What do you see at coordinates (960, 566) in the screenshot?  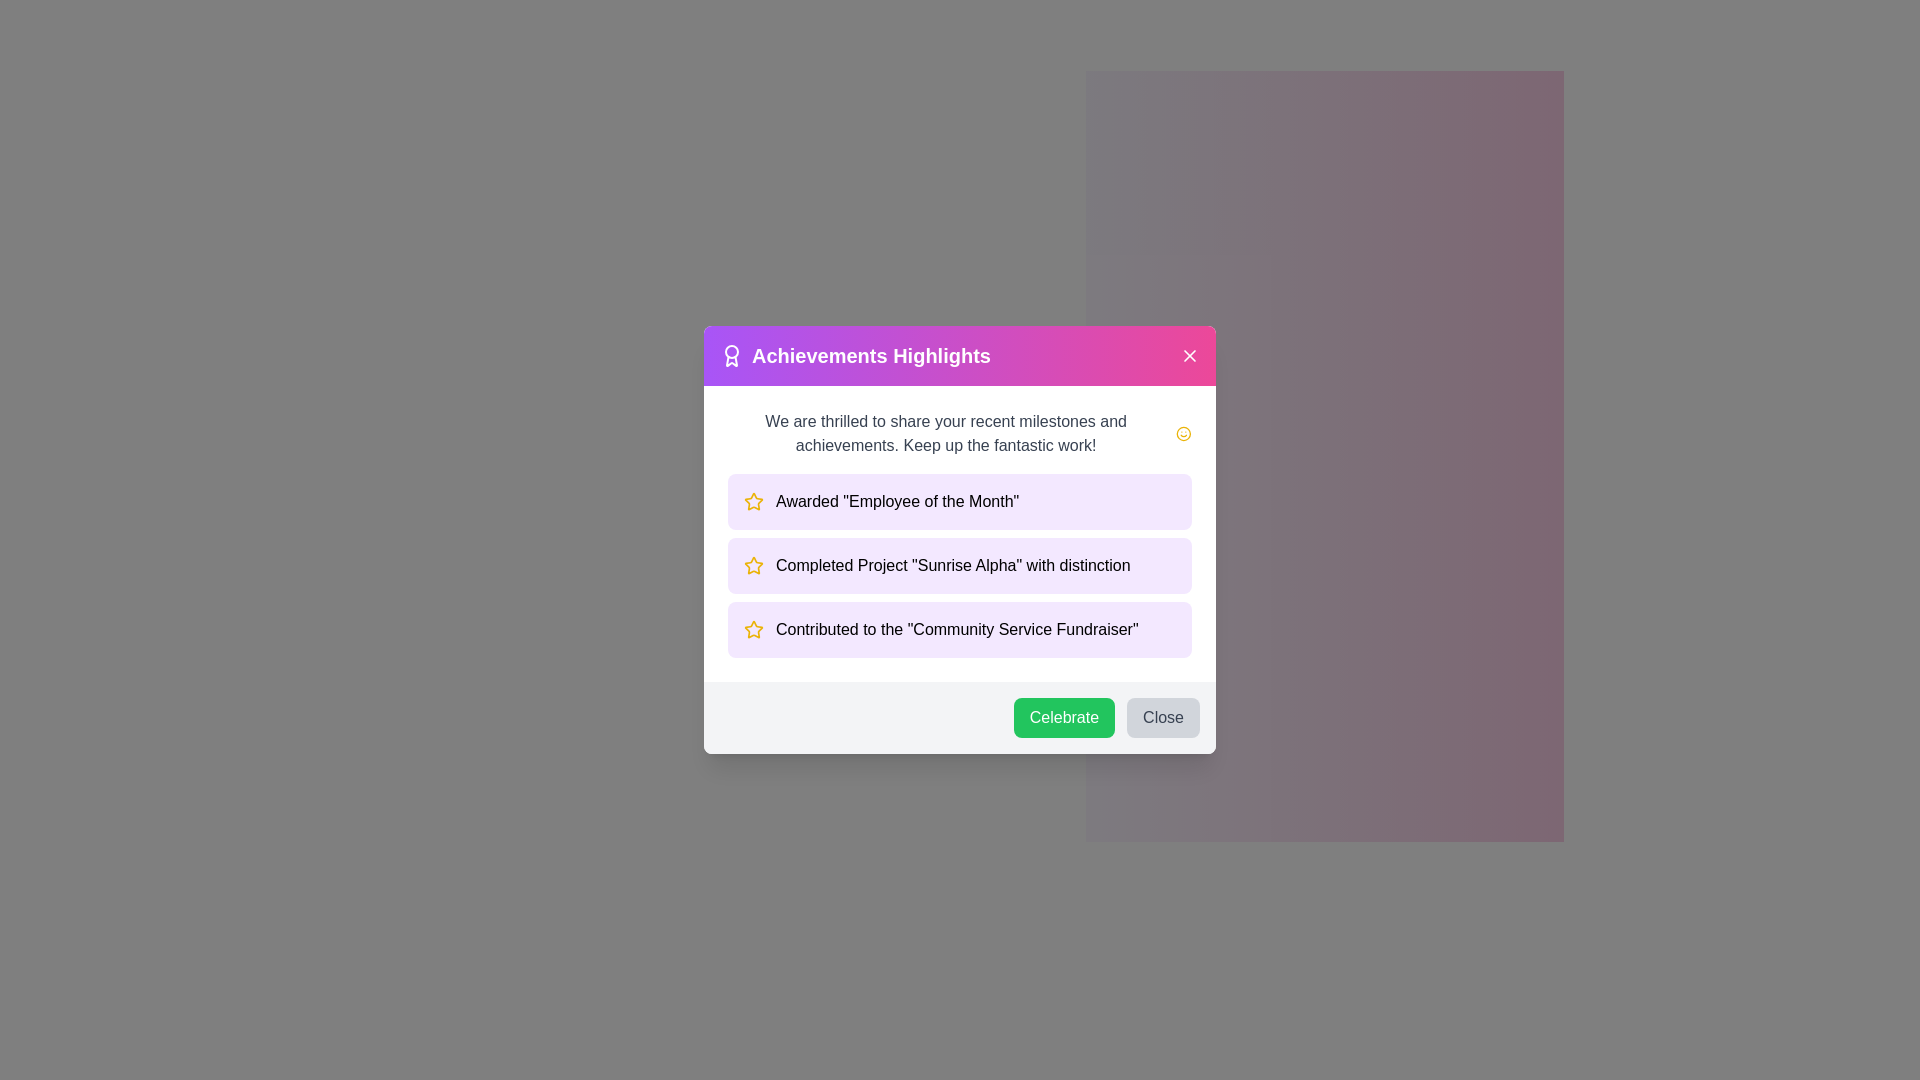 I see `the static display of an achievement located in the second position within the 'Achievements Highlights' modal dialog` at bounding box center [960, 566].